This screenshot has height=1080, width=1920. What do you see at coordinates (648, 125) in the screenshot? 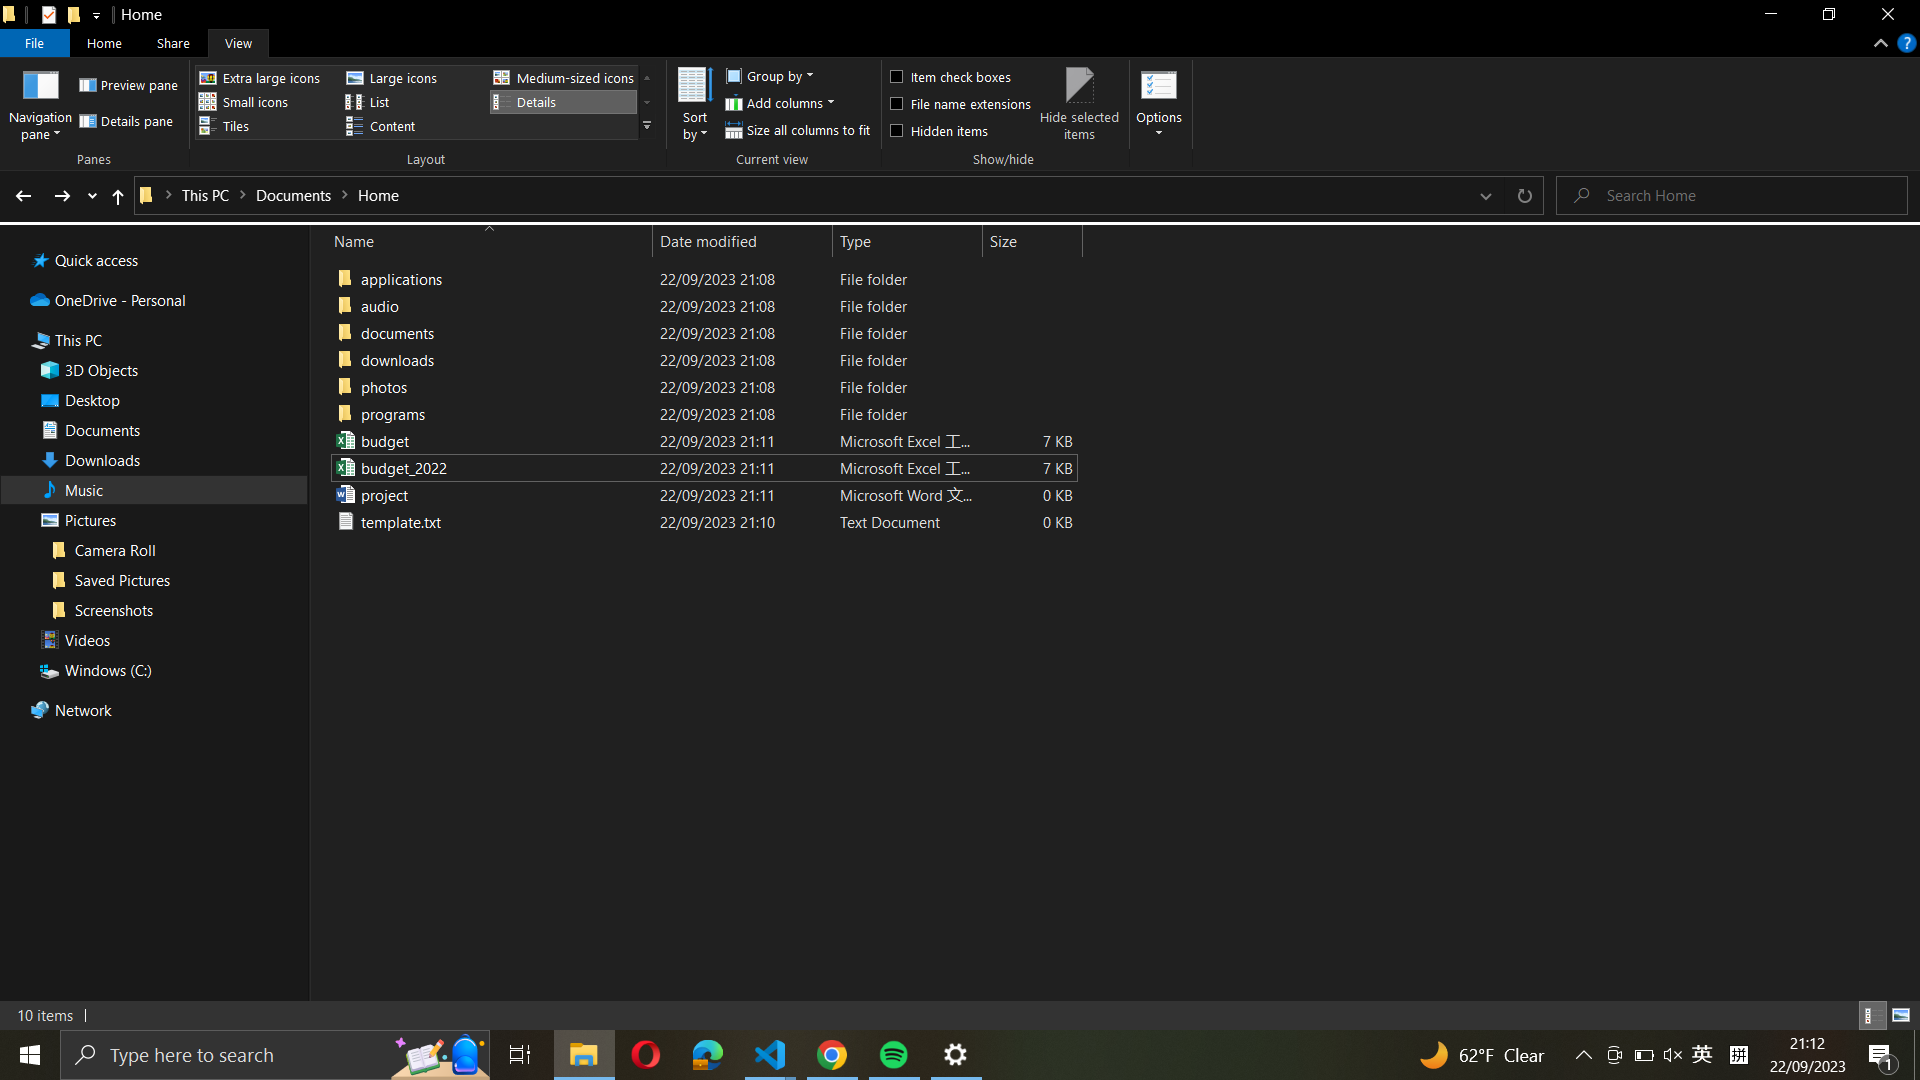
I see `the "more_layouts" menu` at bounding box center [648, 125].